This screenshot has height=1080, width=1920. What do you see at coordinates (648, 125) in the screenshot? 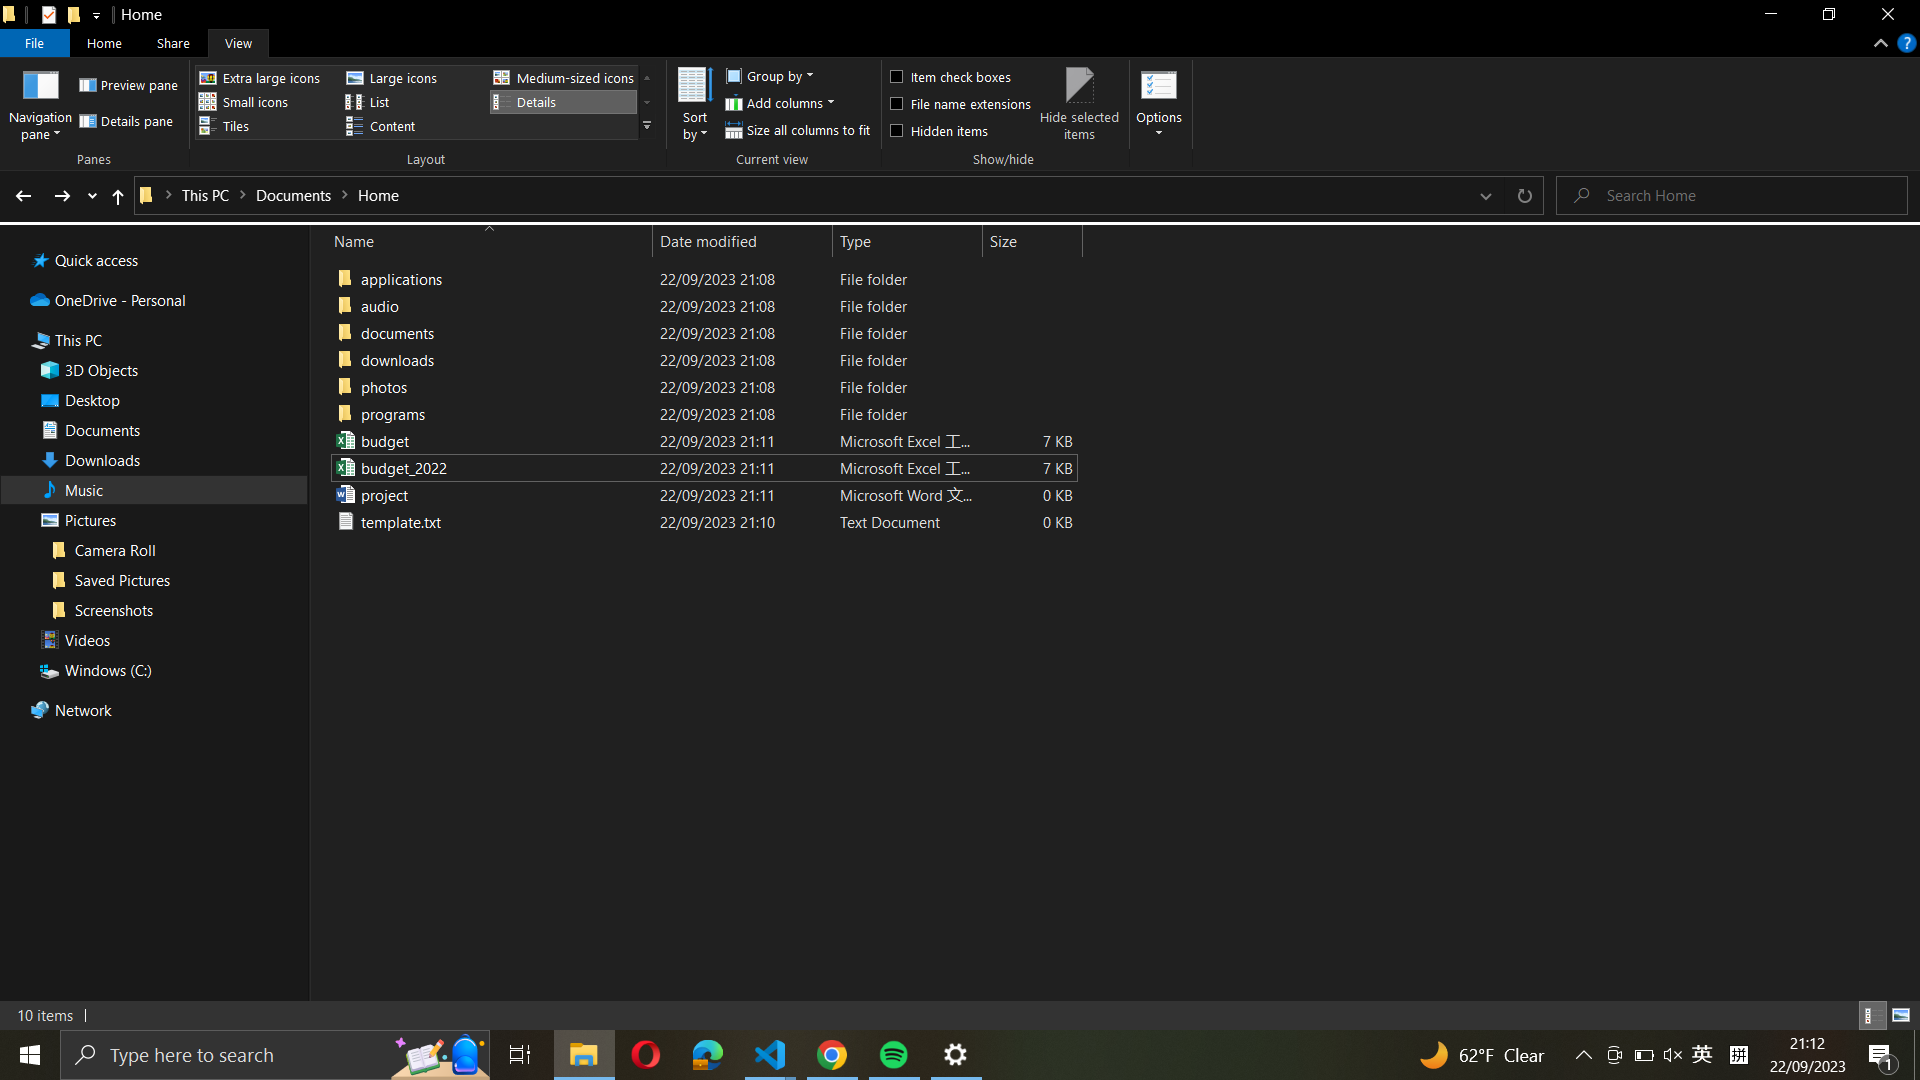
I see `the "more_layouts" menu` at bounding box center [648, 125].